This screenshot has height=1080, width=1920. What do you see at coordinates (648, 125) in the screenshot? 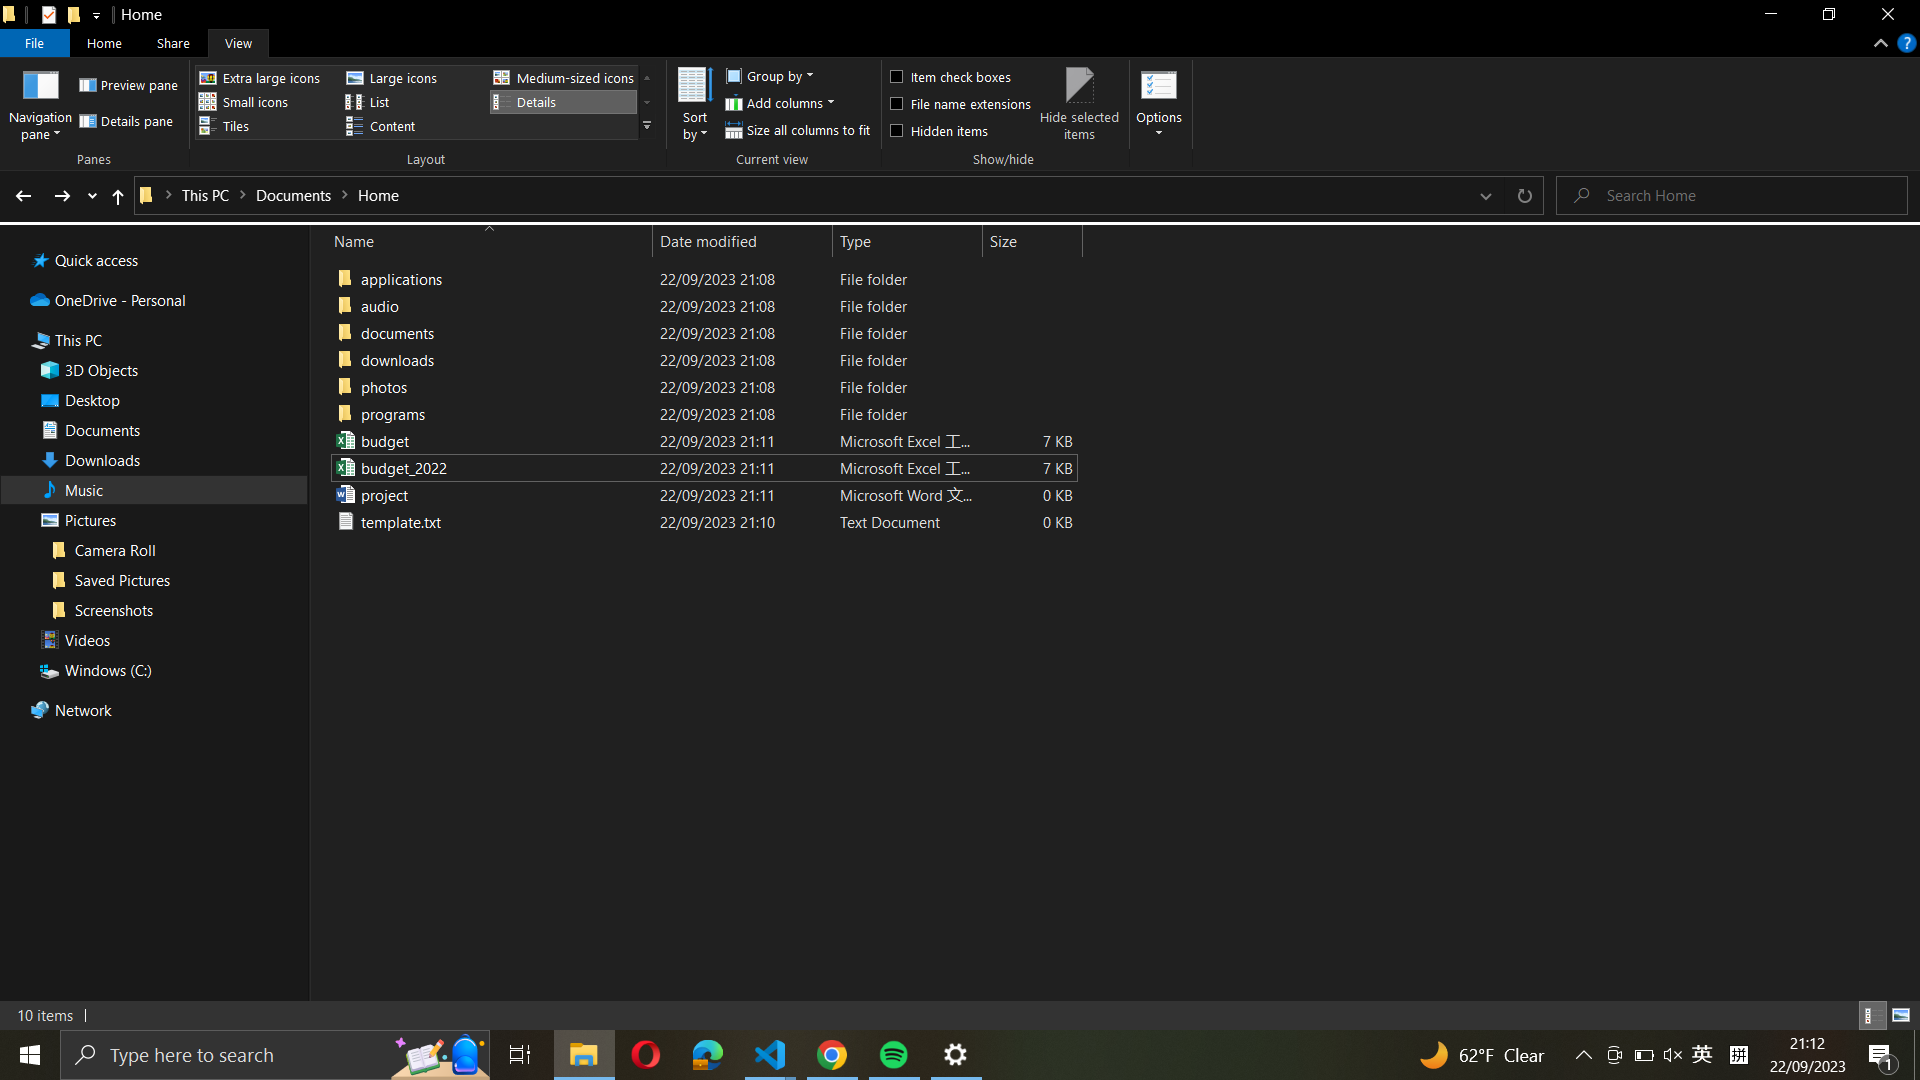
I see `the "more_layouts" menu` at bounding box center [648, 125].